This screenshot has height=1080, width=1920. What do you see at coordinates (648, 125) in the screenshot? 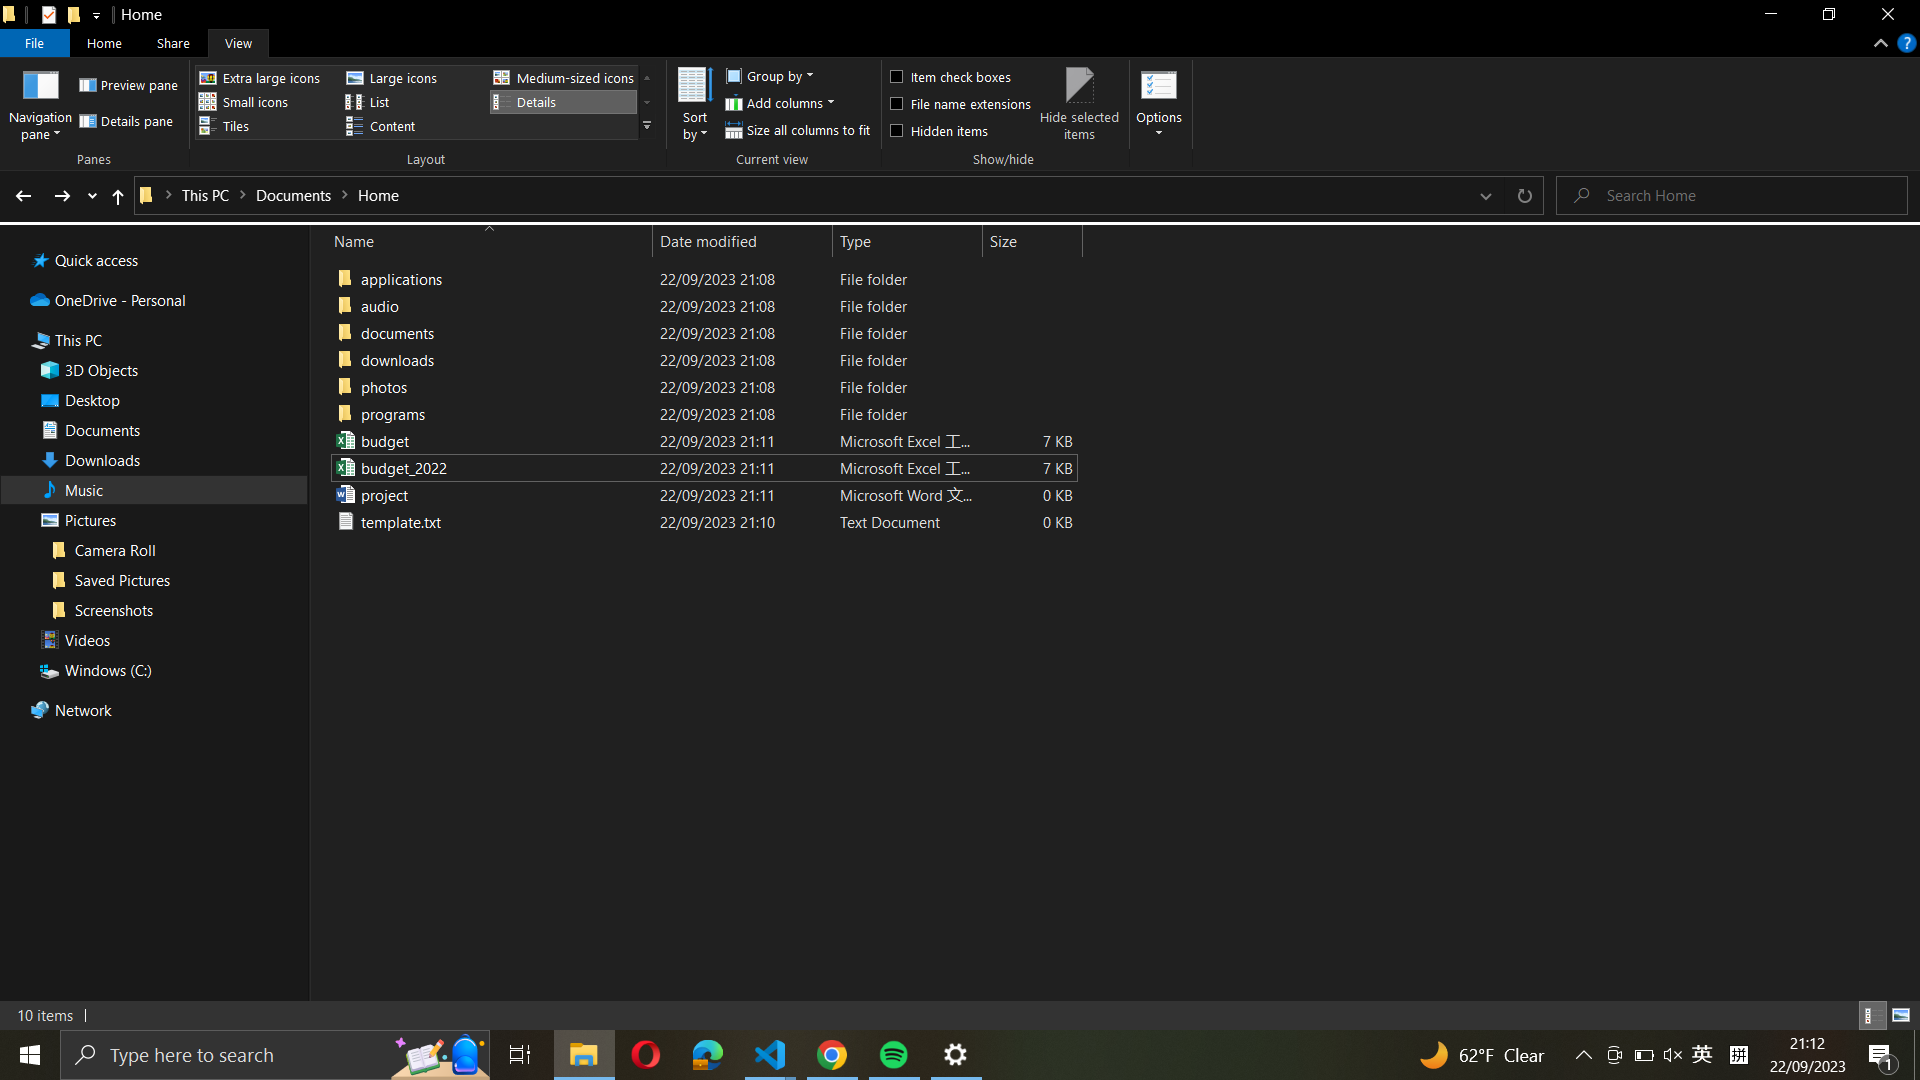
I see `the "more_layouts" menu` at bounding box center [648, 125].